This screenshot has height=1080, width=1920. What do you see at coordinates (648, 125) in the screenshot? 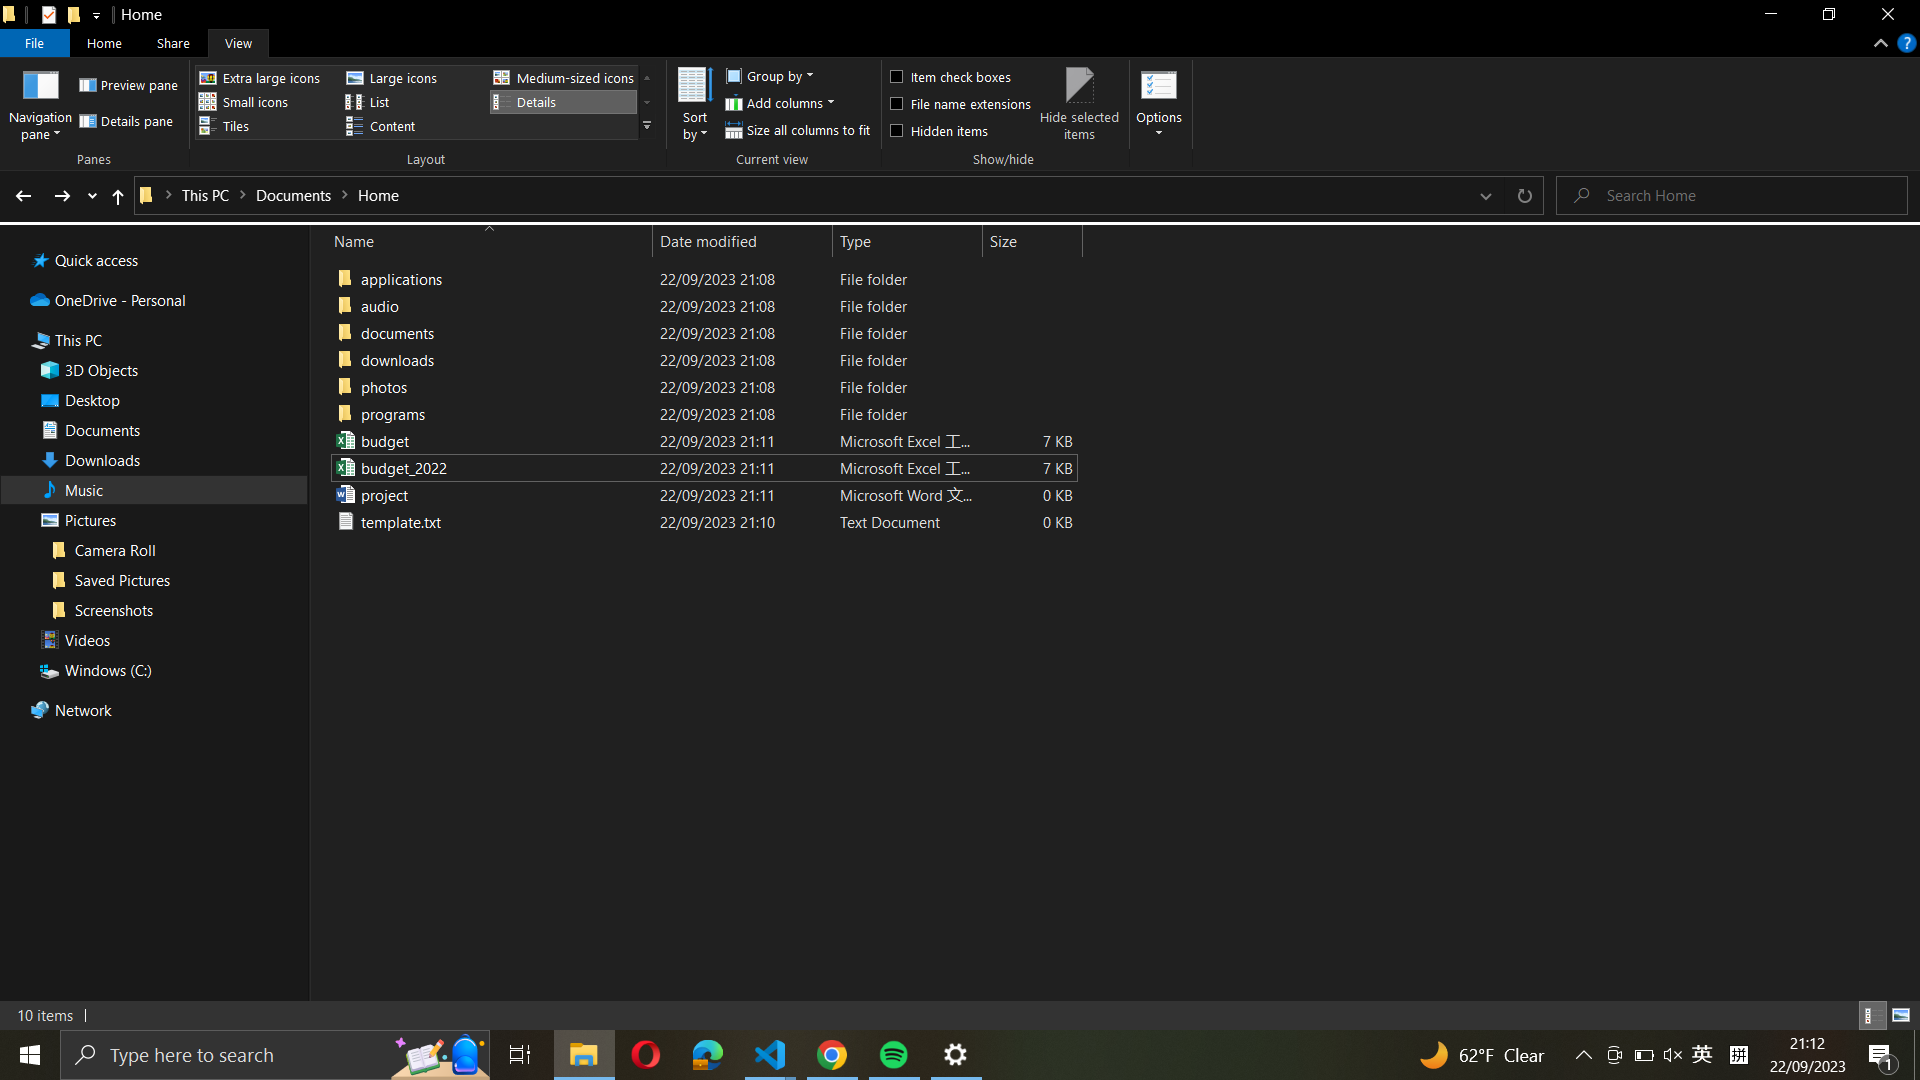
I see `the "more_layouts" menu` at bounding box center [648, 125].